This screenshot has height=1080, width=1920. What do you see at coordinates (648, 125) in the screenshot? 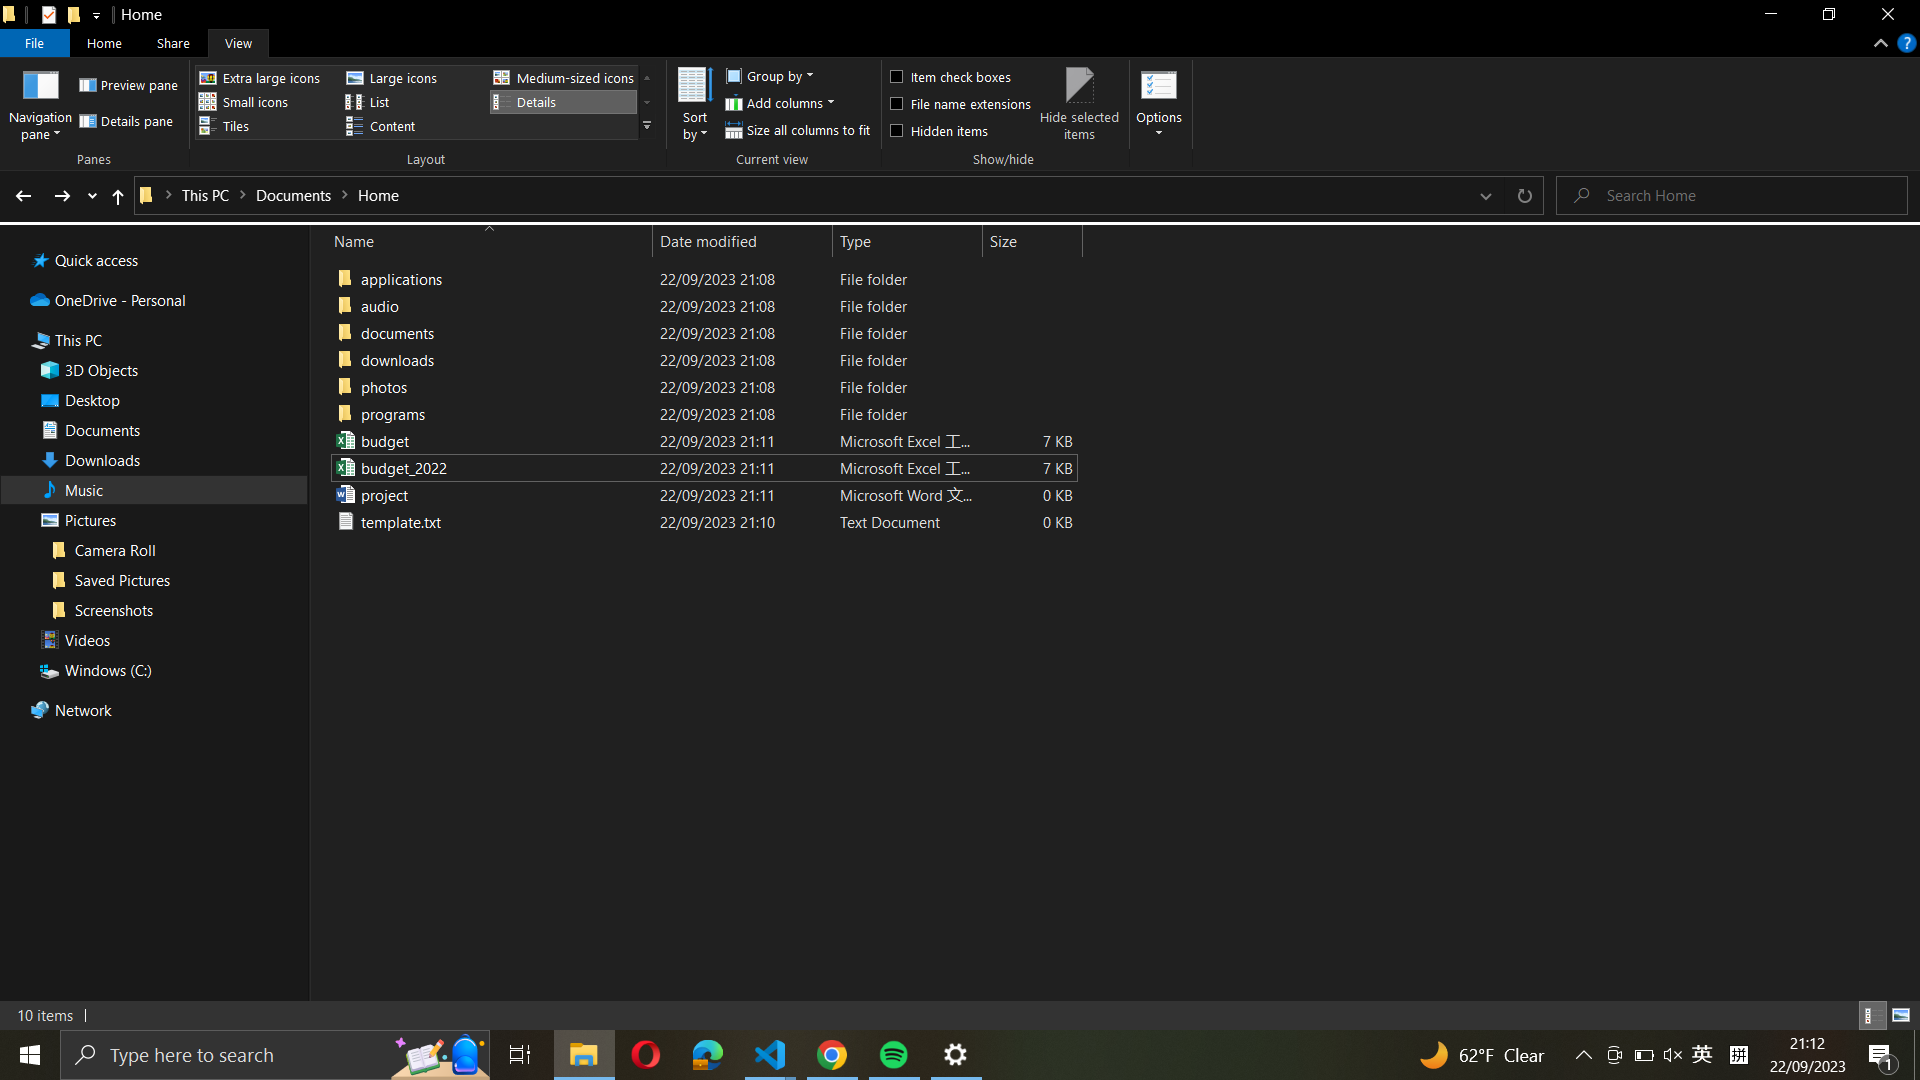
I see `the "more_layouts" menu` at bounding box center [648, 125].